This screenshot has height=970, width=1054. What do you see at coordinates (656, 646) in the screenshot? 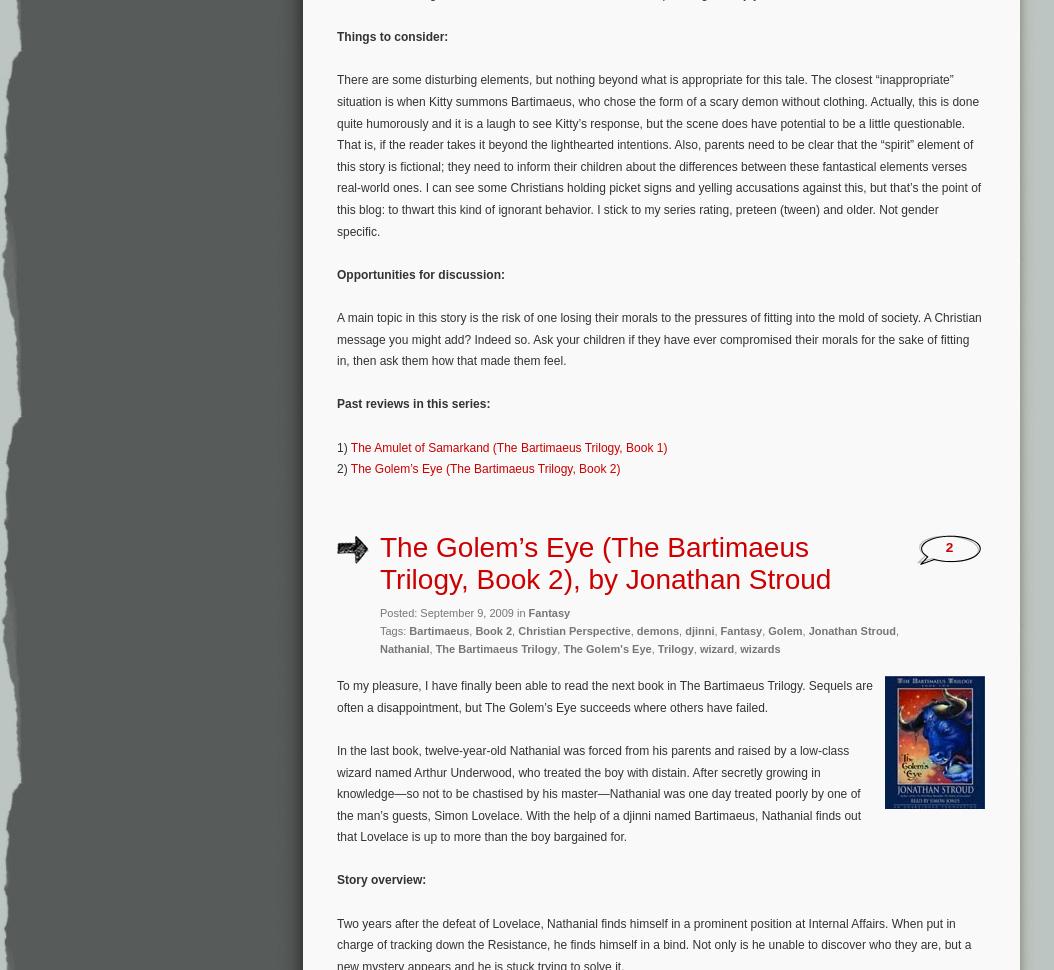
I see `'Trilogy'` at bounding box center [656, 646].